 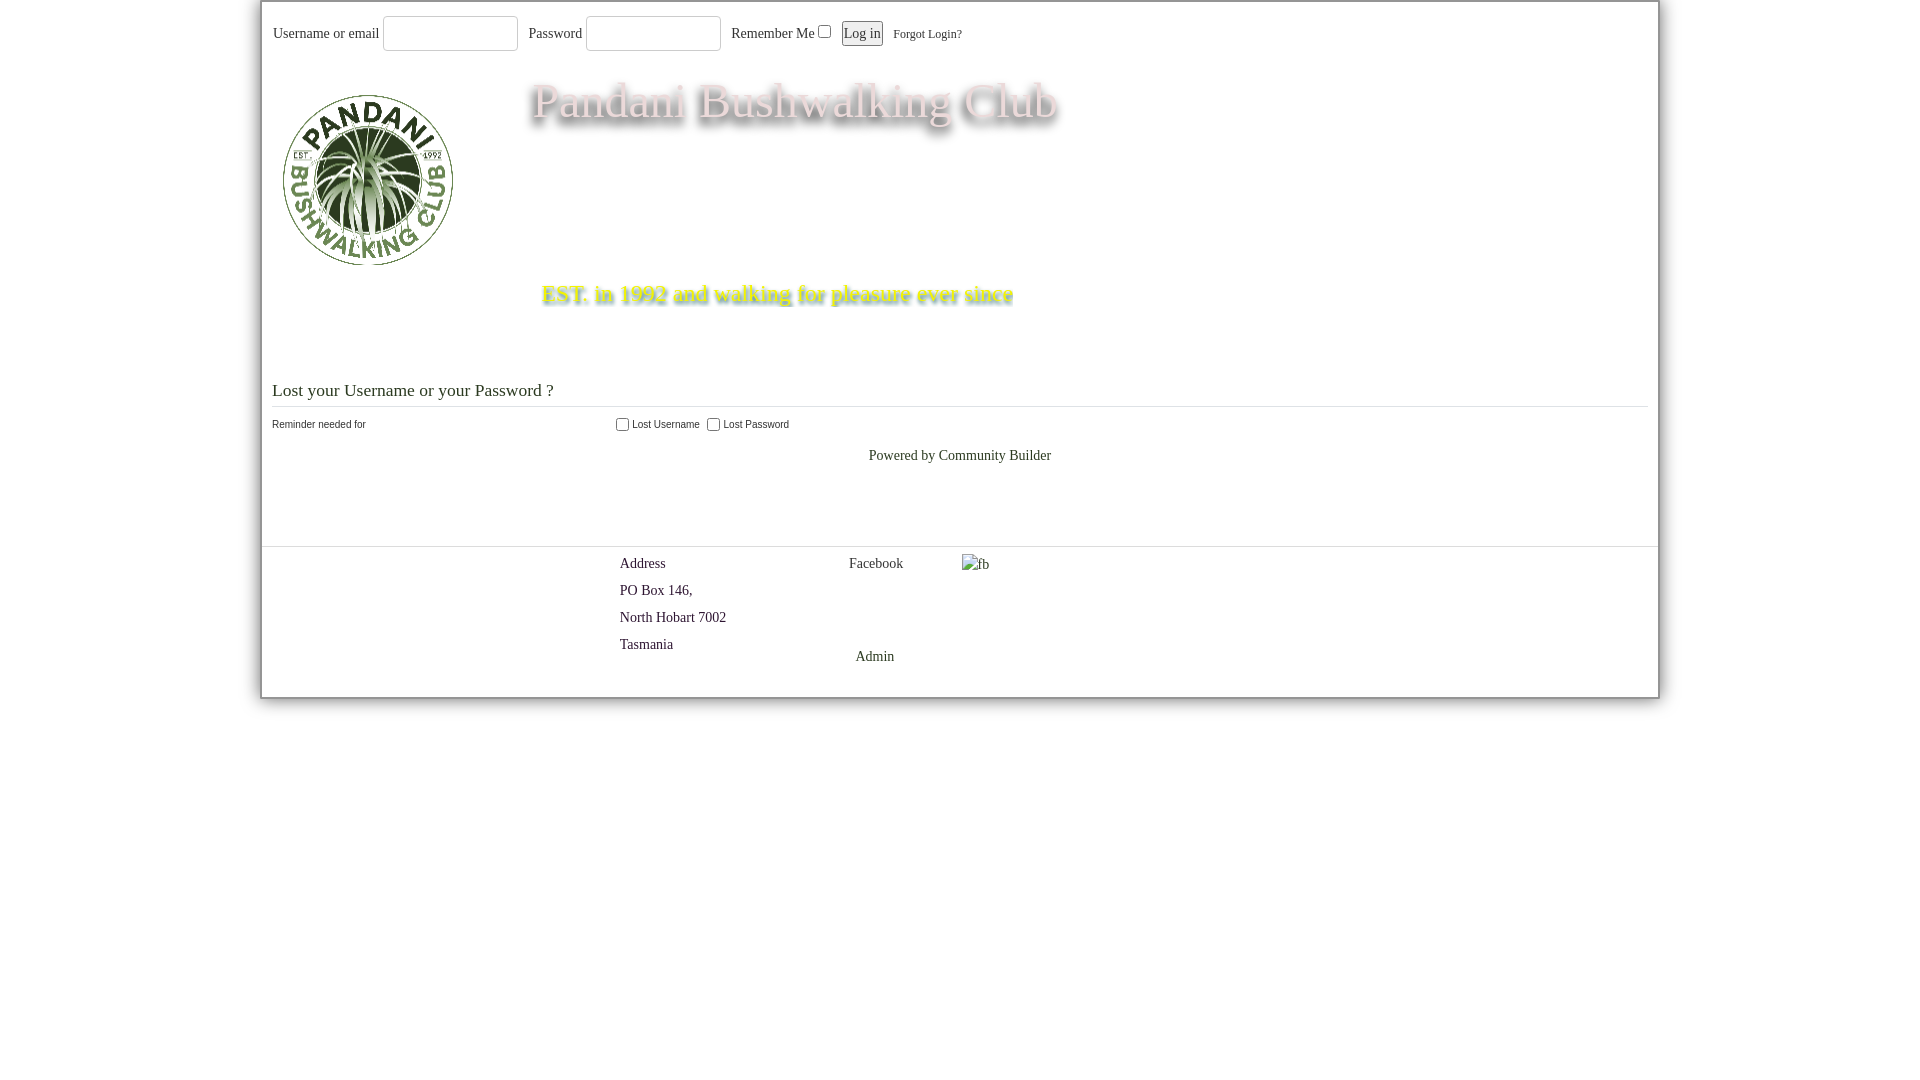 I want to click on 'Admin', so click(x=874, y=656).